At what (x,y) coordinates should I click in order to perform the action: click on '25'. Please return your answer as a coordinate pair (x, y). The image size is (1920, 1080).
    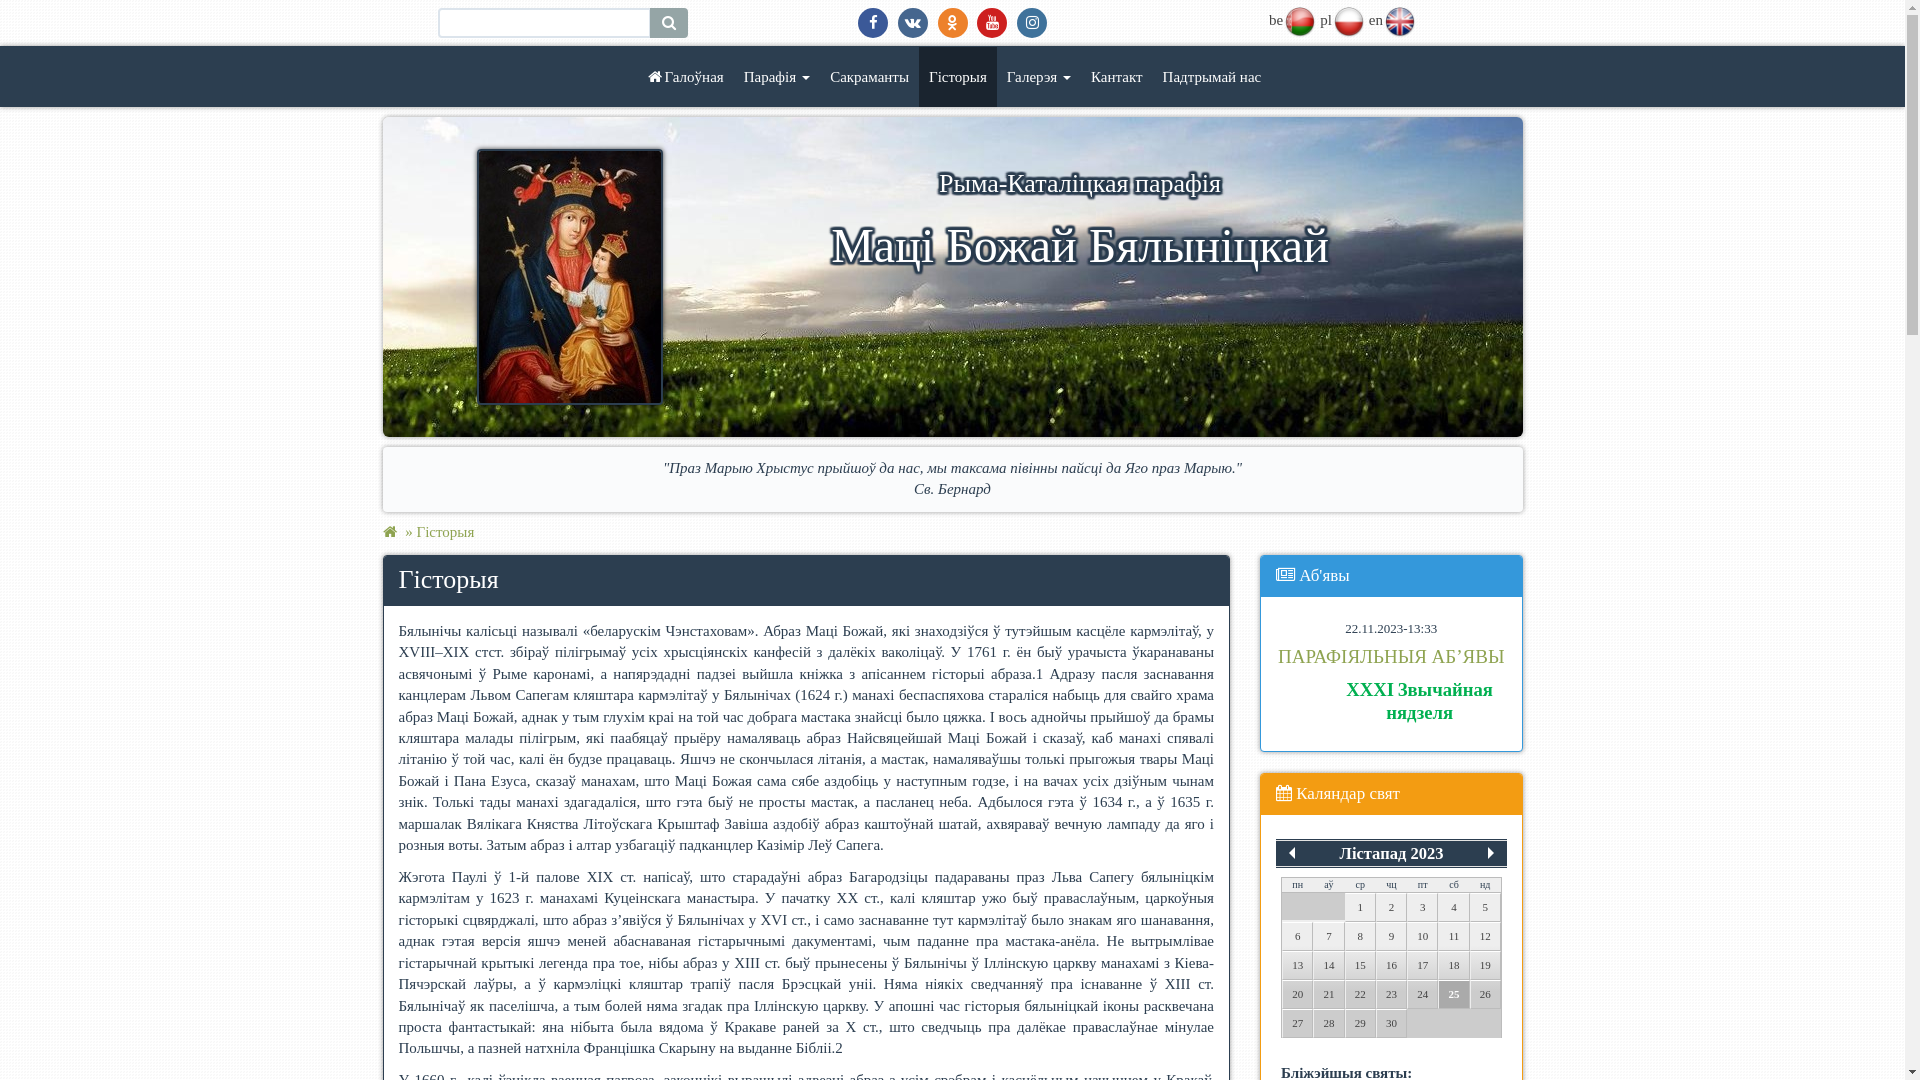
    Looking at the image, I should click on (1453, 994).